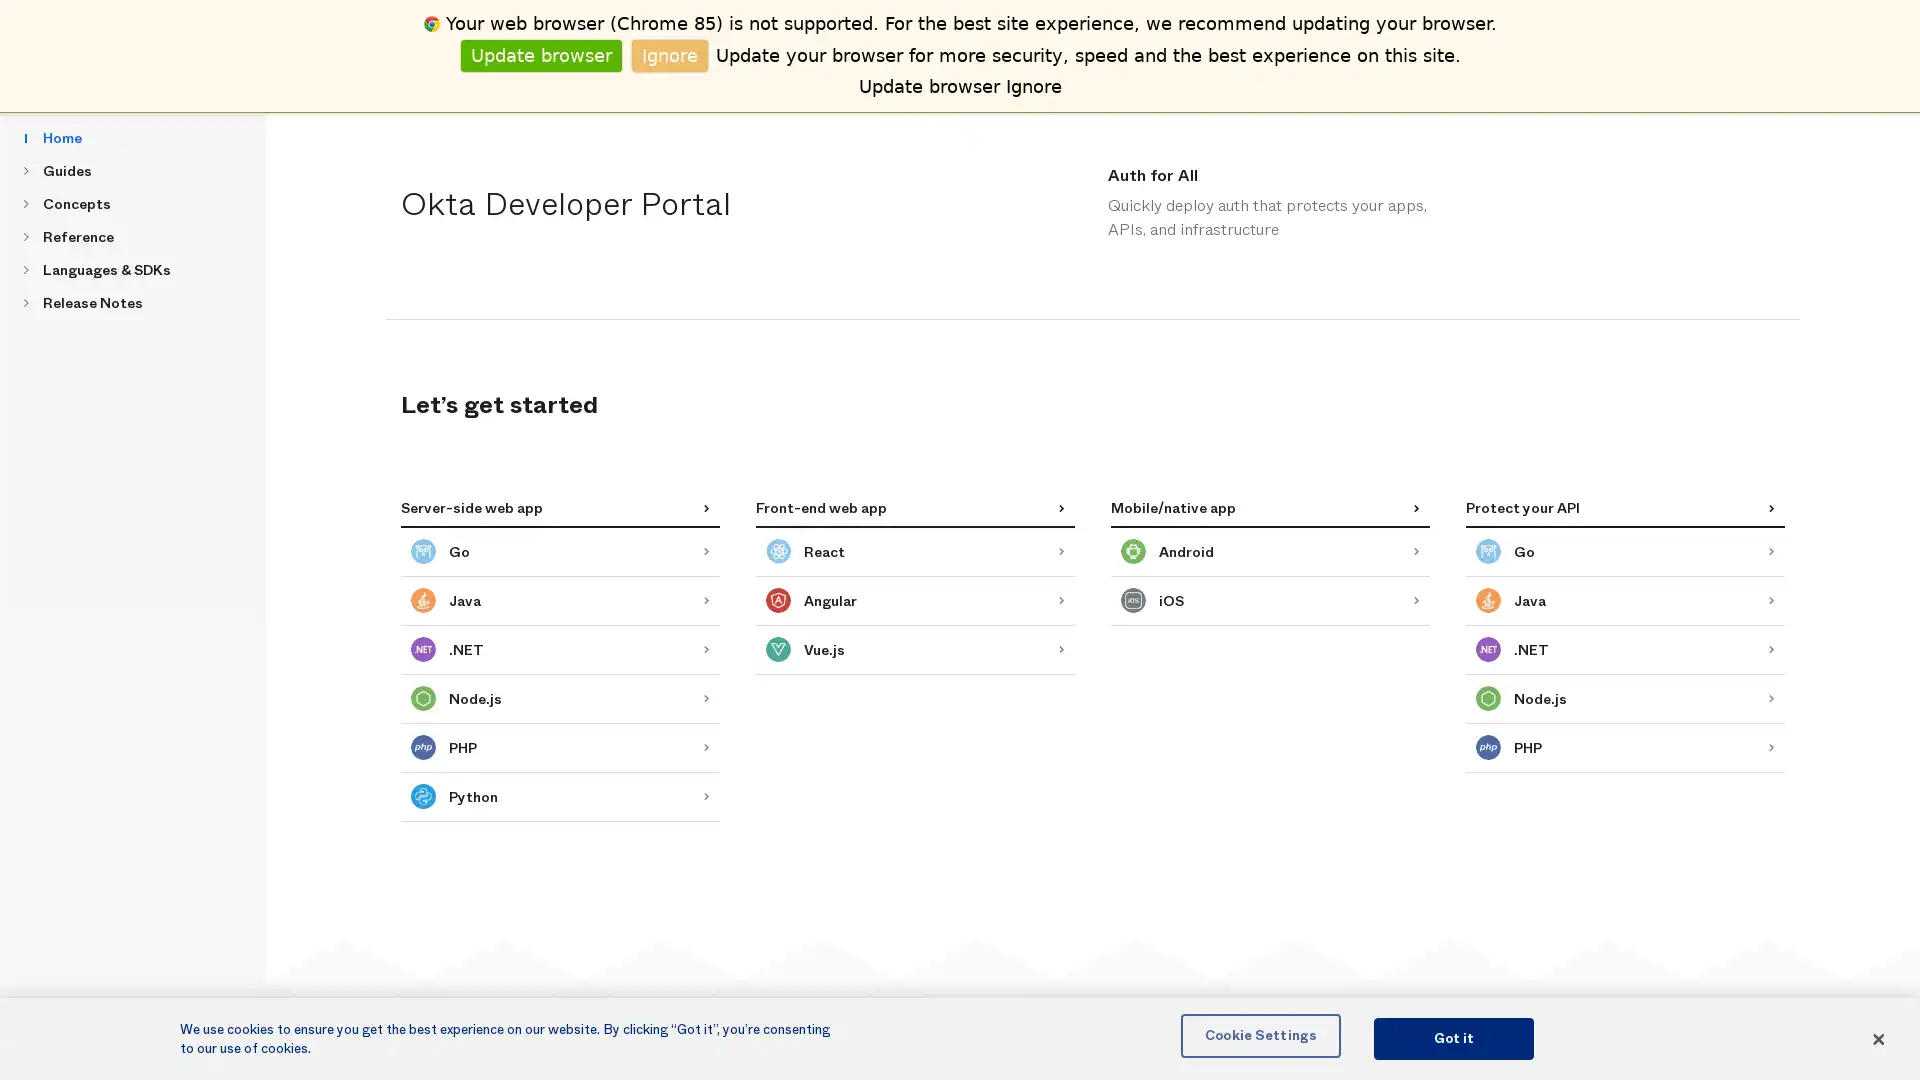 The height and width of the screenshot is (1080, 1920). Describe the element at coordinates (1454, 1037) in the screenshot. I see `Got it` at that location.